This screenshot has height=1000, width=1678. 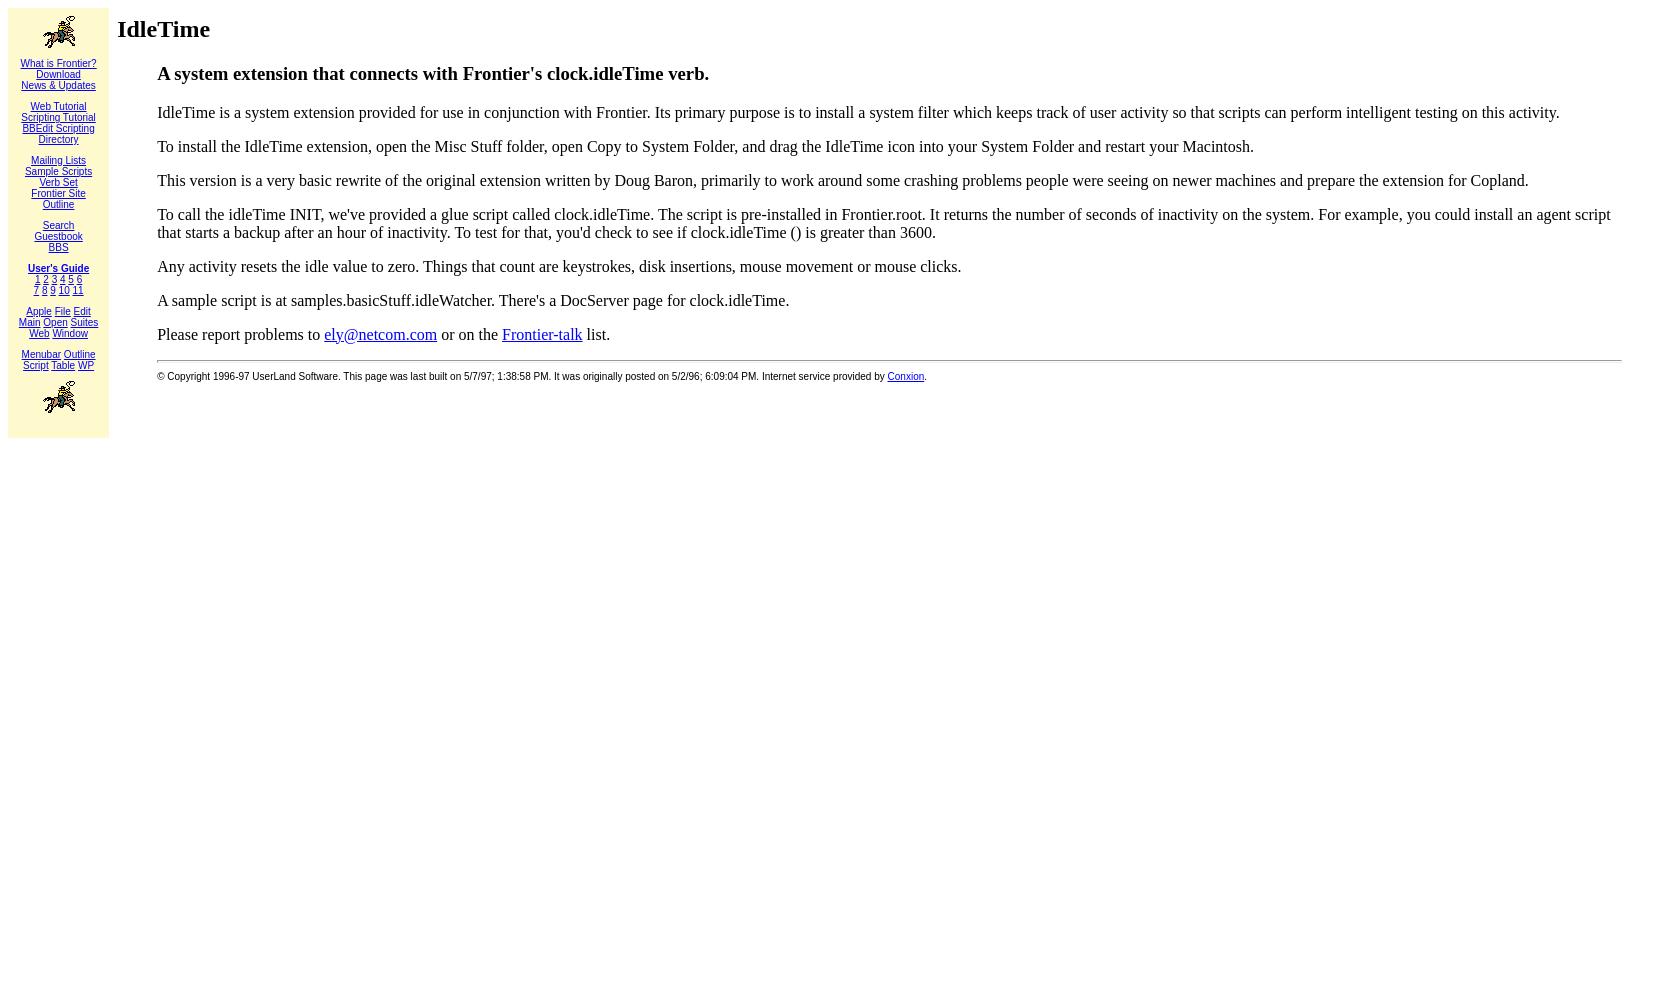 I want to click on 'This version is a very basic rewrite of the original extension written by Doug Baron, primarily to work around some crashing problems people were seeing on newer machines and prepare the extension for Copland.', so click(x=842, y=179).